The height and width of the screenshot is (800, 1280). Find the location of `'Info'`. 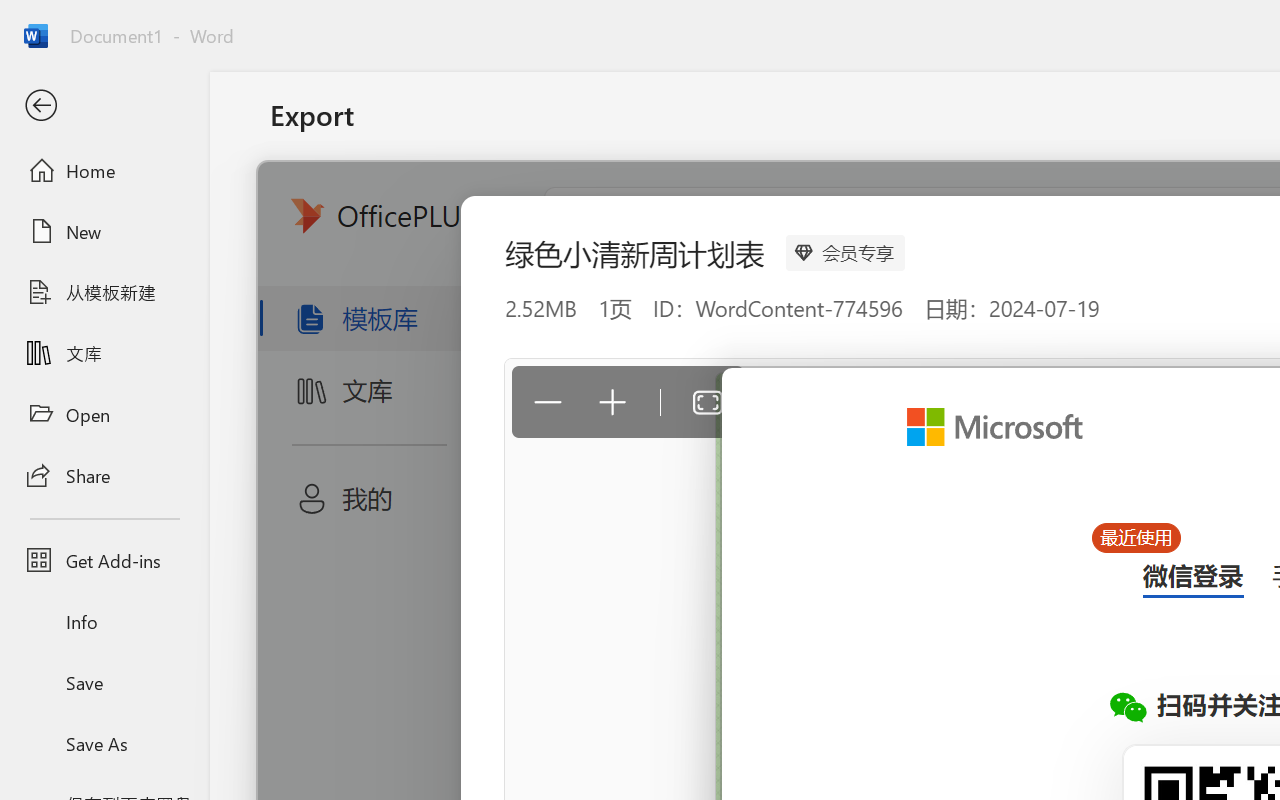

'Info' is located at coordinates (103, 621).